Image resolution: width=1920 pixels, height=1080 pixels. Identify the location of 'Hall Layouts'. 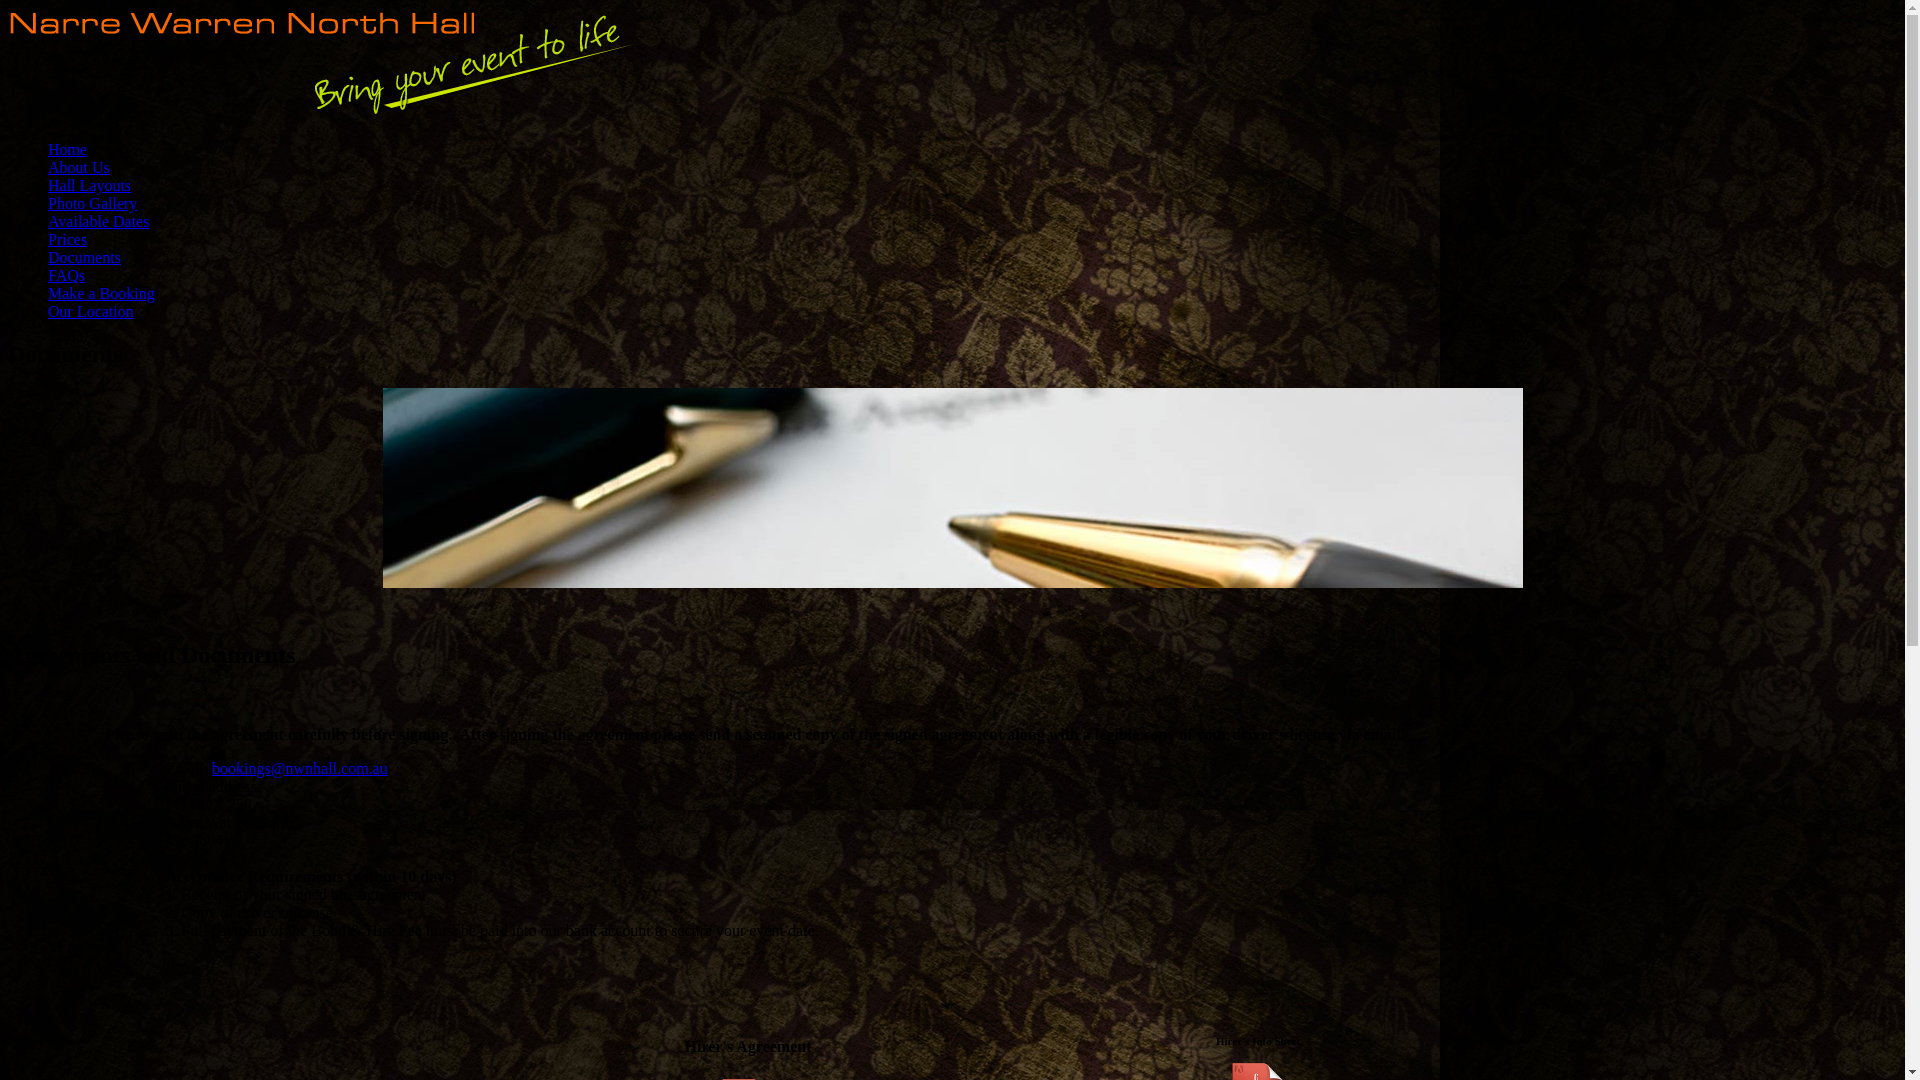
(48, 185).